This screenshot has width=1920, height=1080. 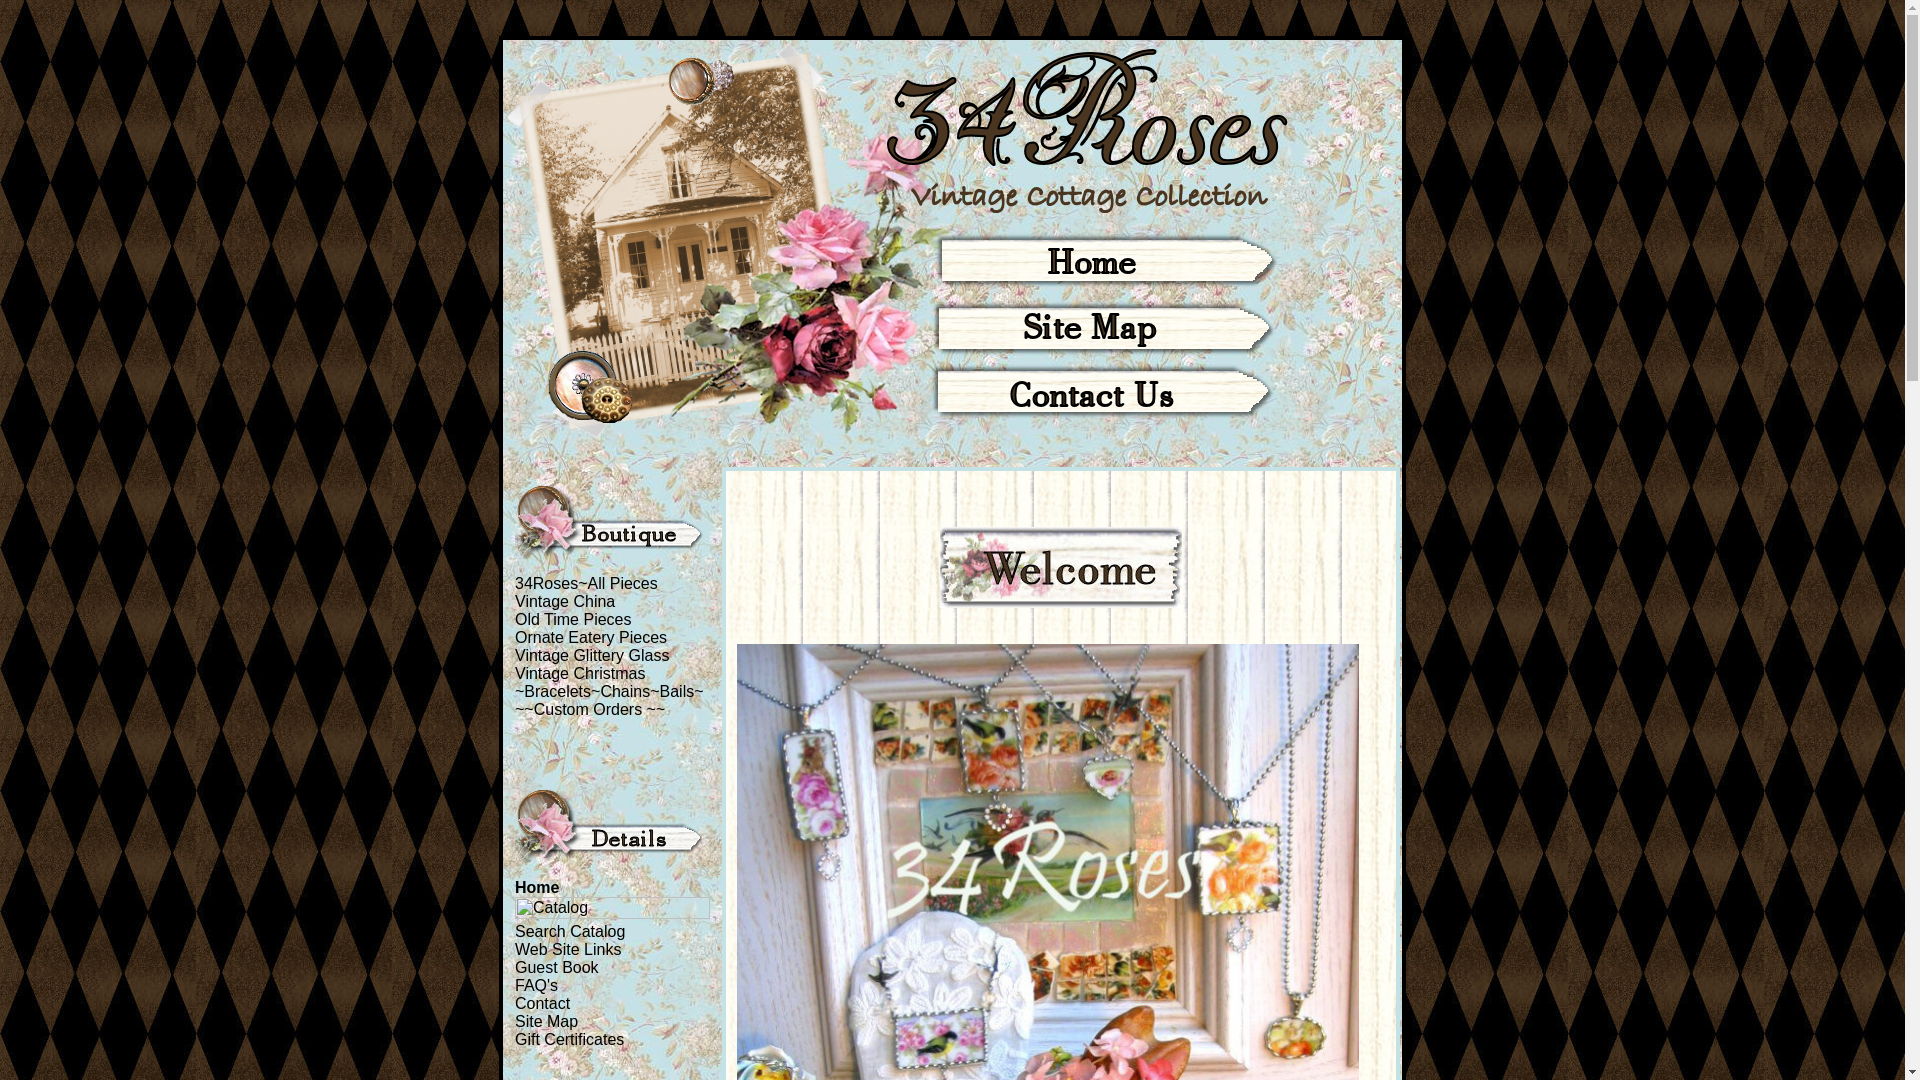 What do you see at coordinates (589, 708) in the screenshot?
I see `'~~Custom Orders ~~'` at bounding box center [589, 708].